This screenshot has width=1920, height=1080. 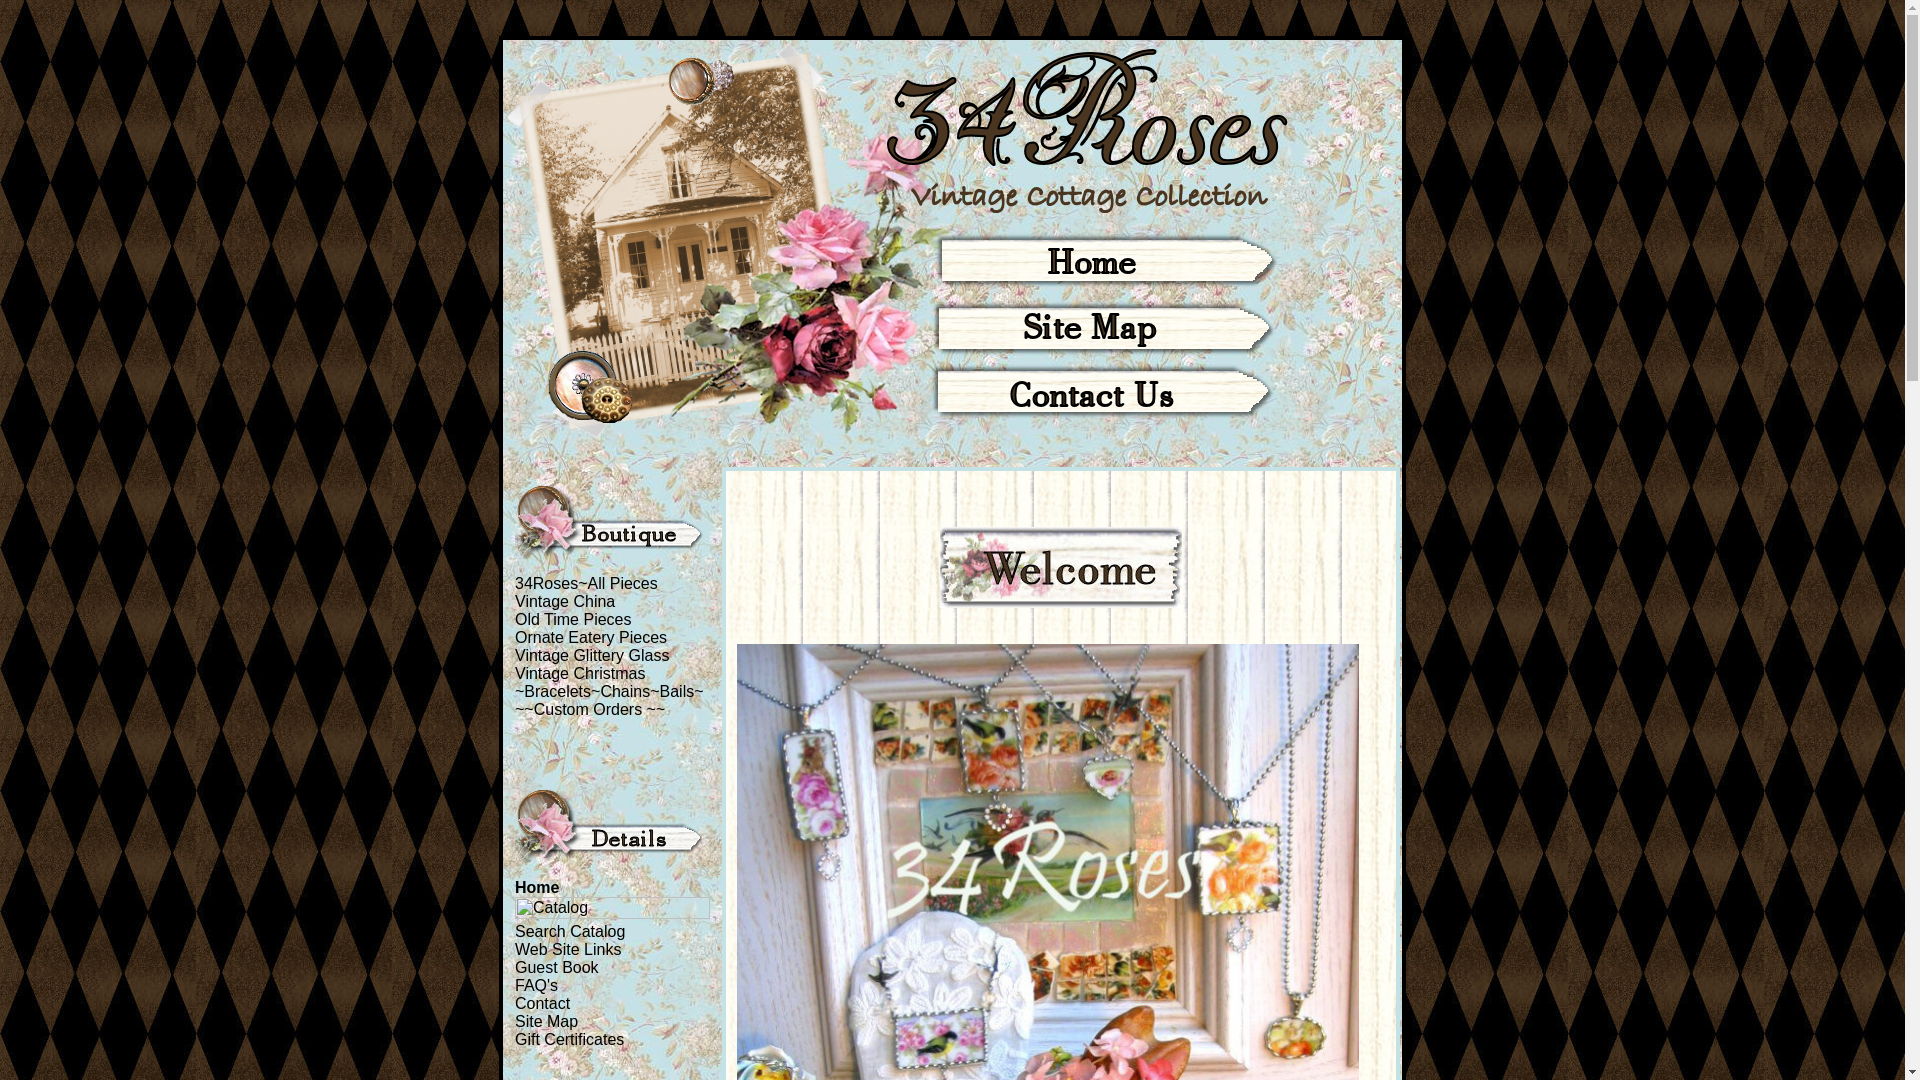 What do you see at coordinates (589, 708) in the screenshot?
I see `'~~Custom Orders ~~'` at bounding box center [589, 708].